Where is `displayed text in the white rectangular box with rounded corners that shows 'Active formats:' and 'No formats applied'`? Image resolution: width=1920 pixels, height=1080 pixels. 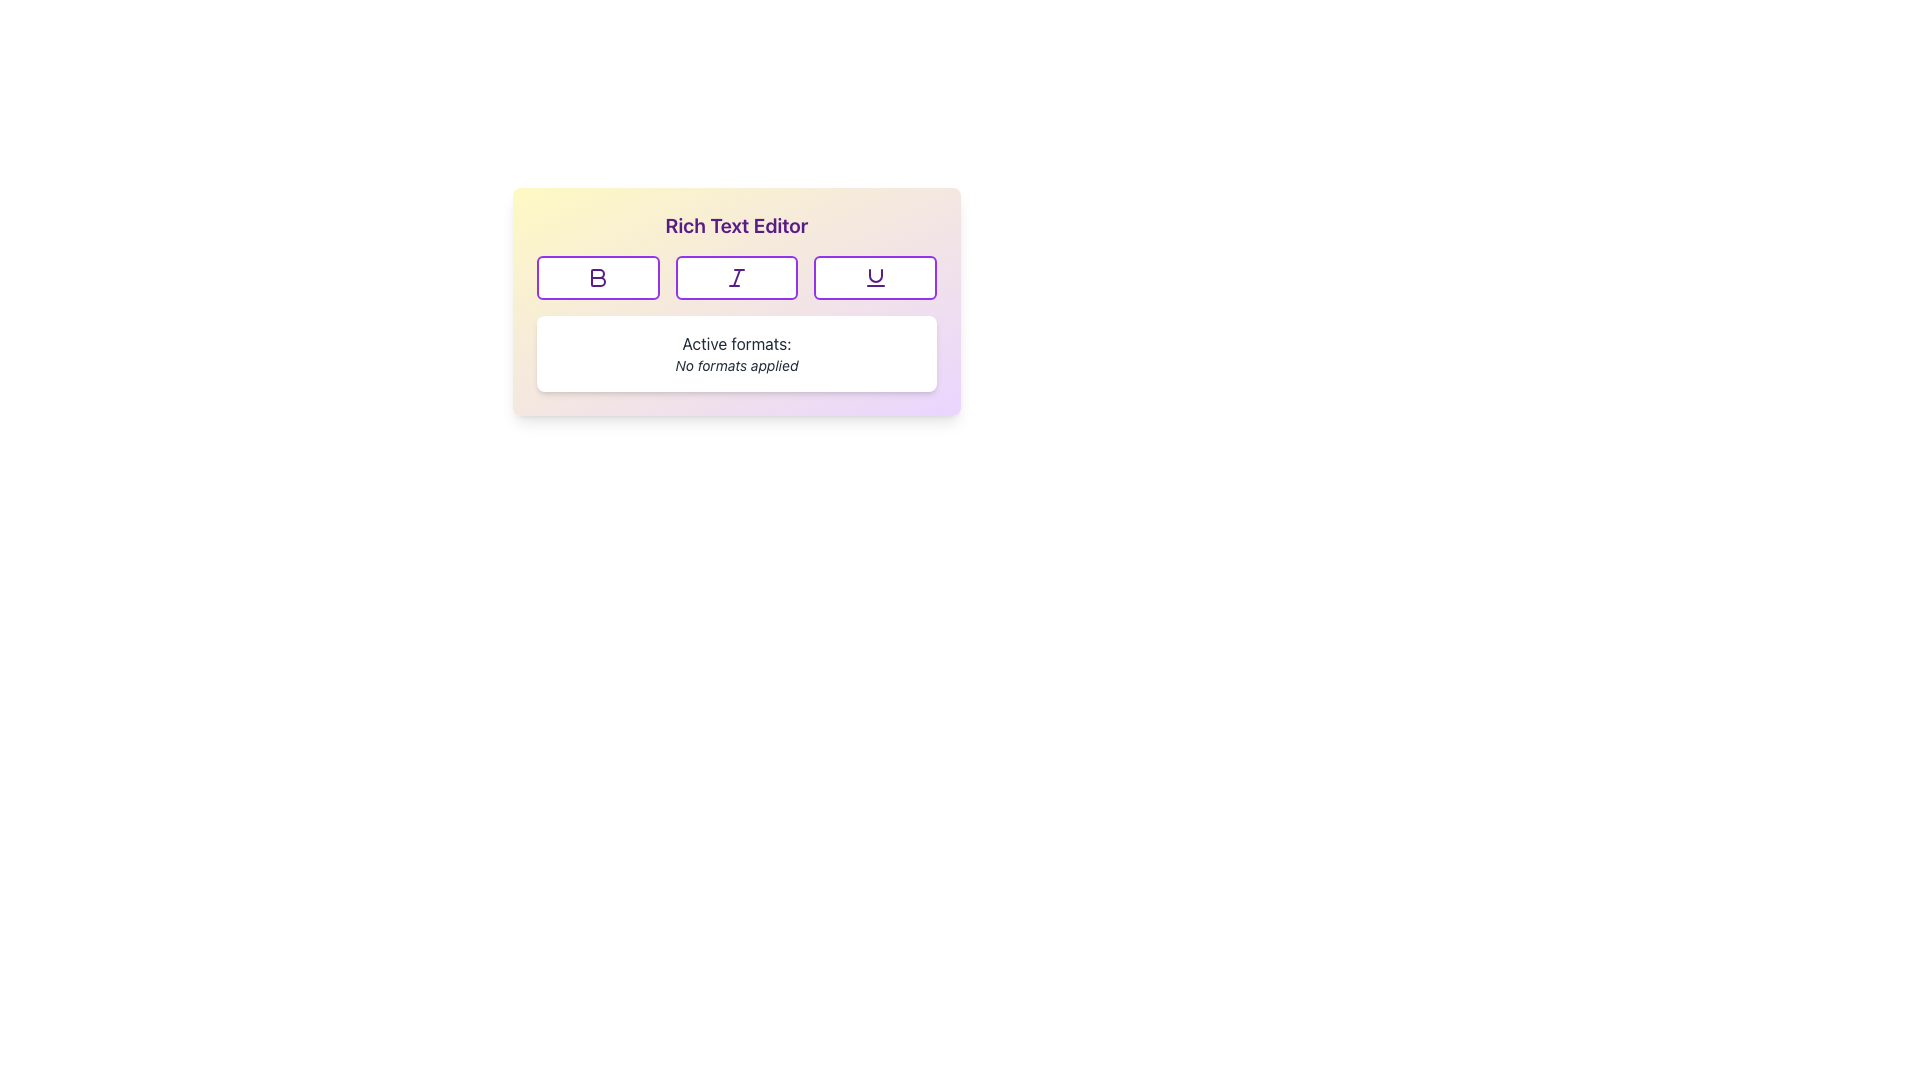 displayed text in the white rectangular box with rounded corners that shows 'Active formats:' and 'No formats applied' is located at coordinates (736, 353).